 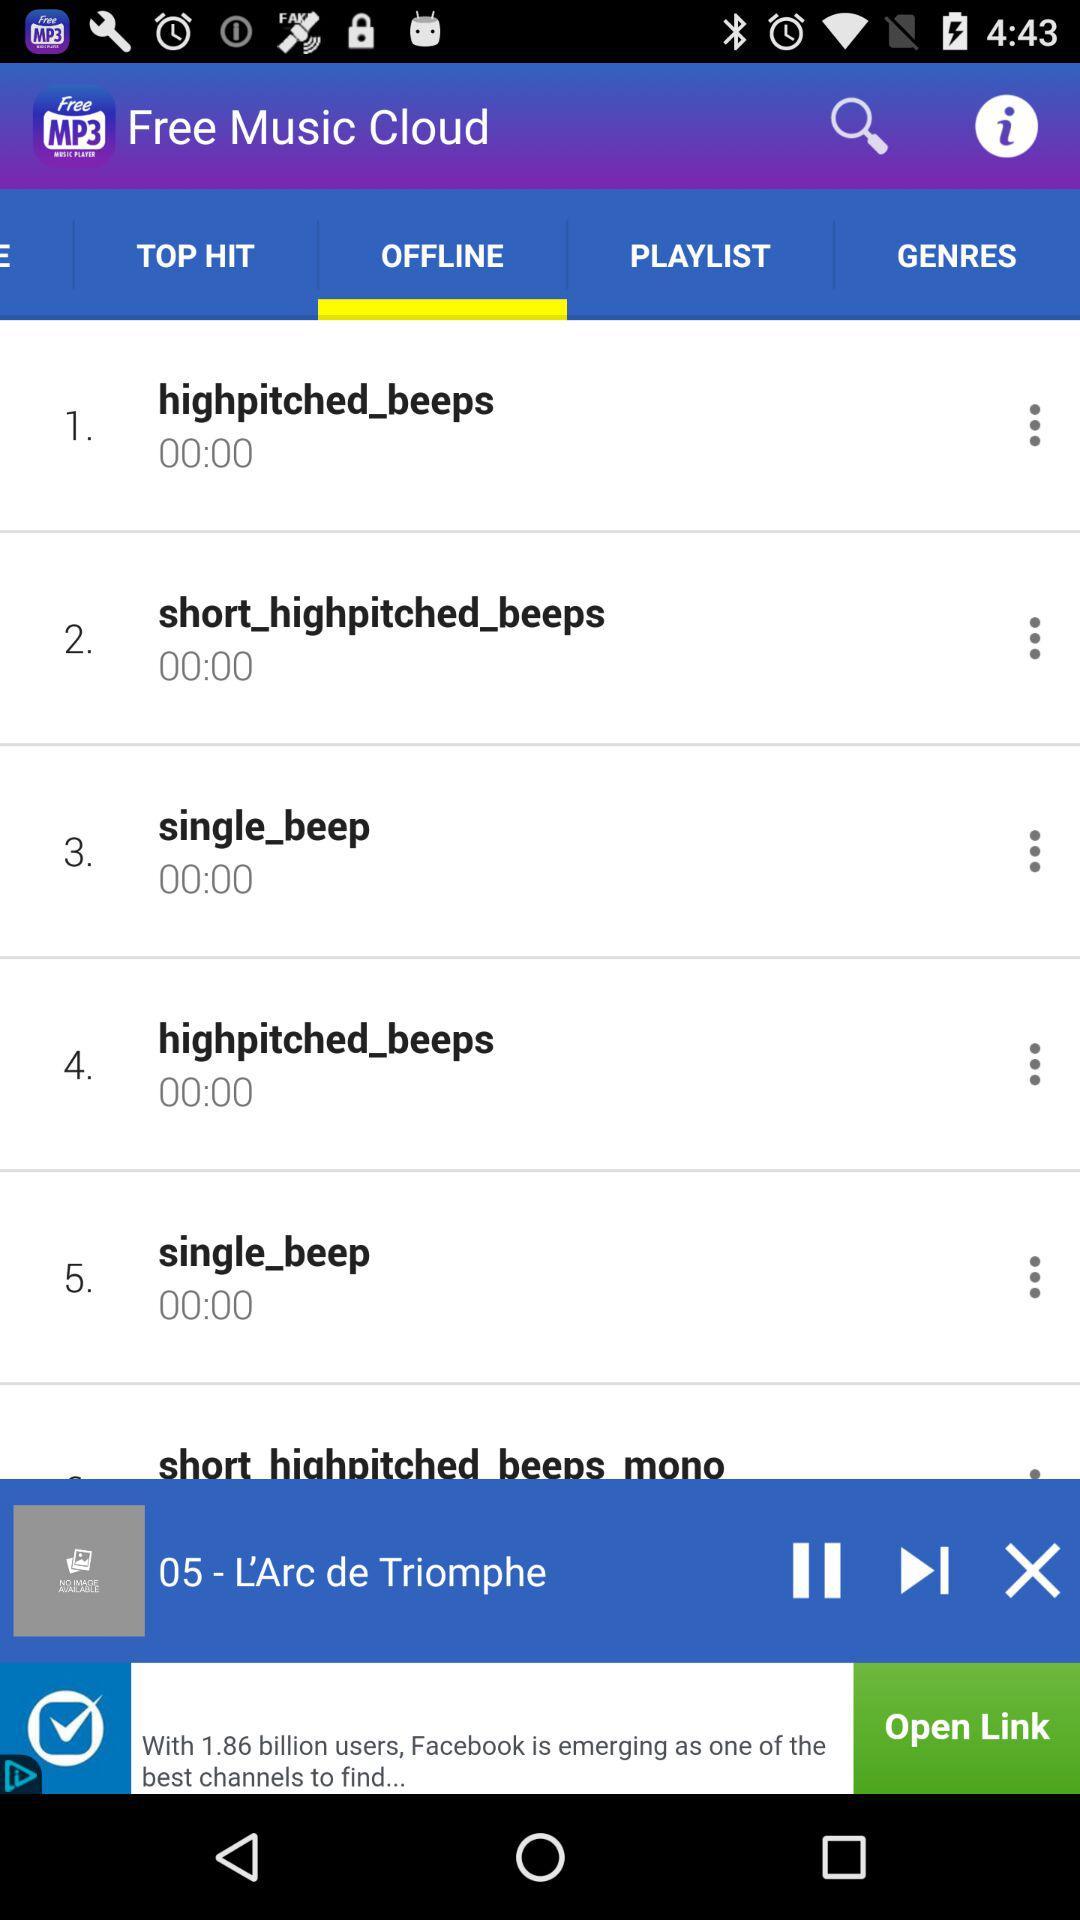 What do you see at coordinates (441, 253) in the screenshot?
I see `the item next to playlist` at bounding box center [441, 253].